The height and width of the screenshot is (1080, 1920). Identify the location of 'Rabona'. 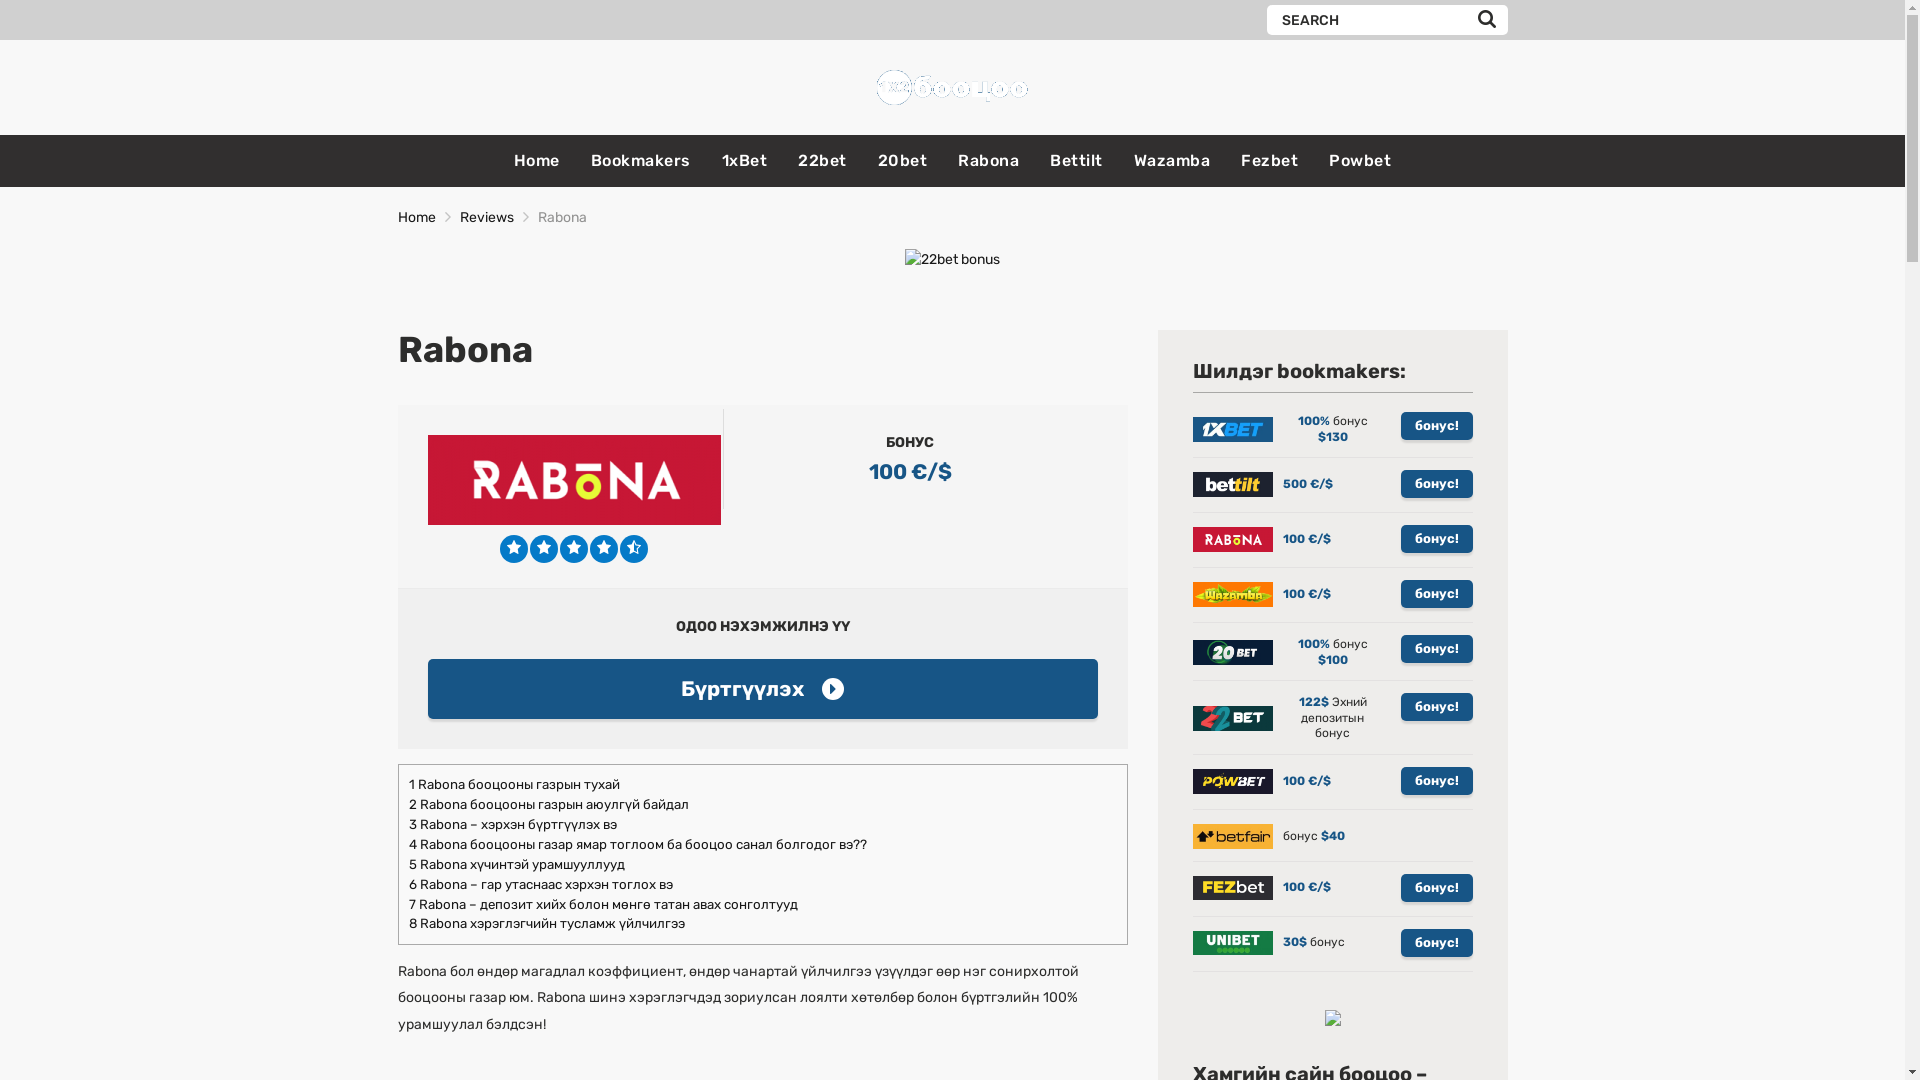
(988, 160).